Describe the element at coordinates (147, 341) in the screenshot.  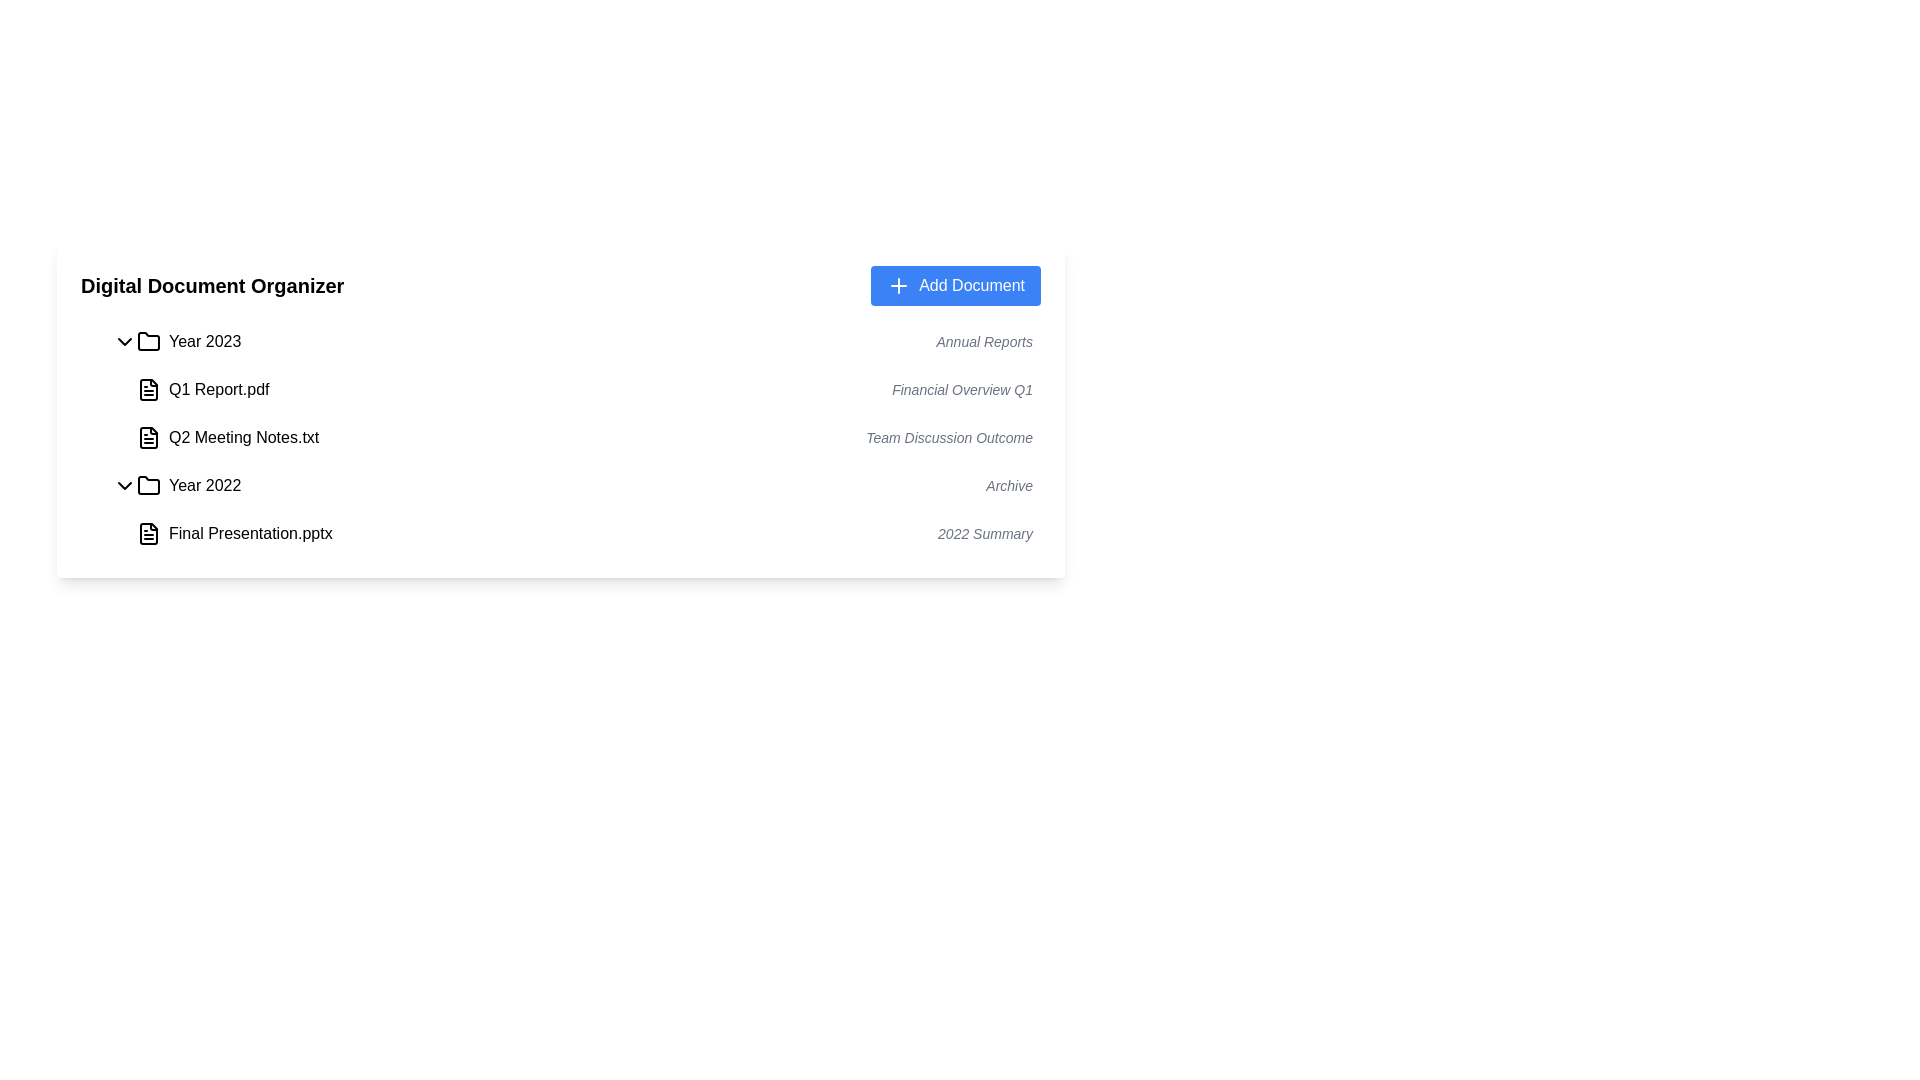
I see `the folder icon representing 'Year 2023'` at that location.